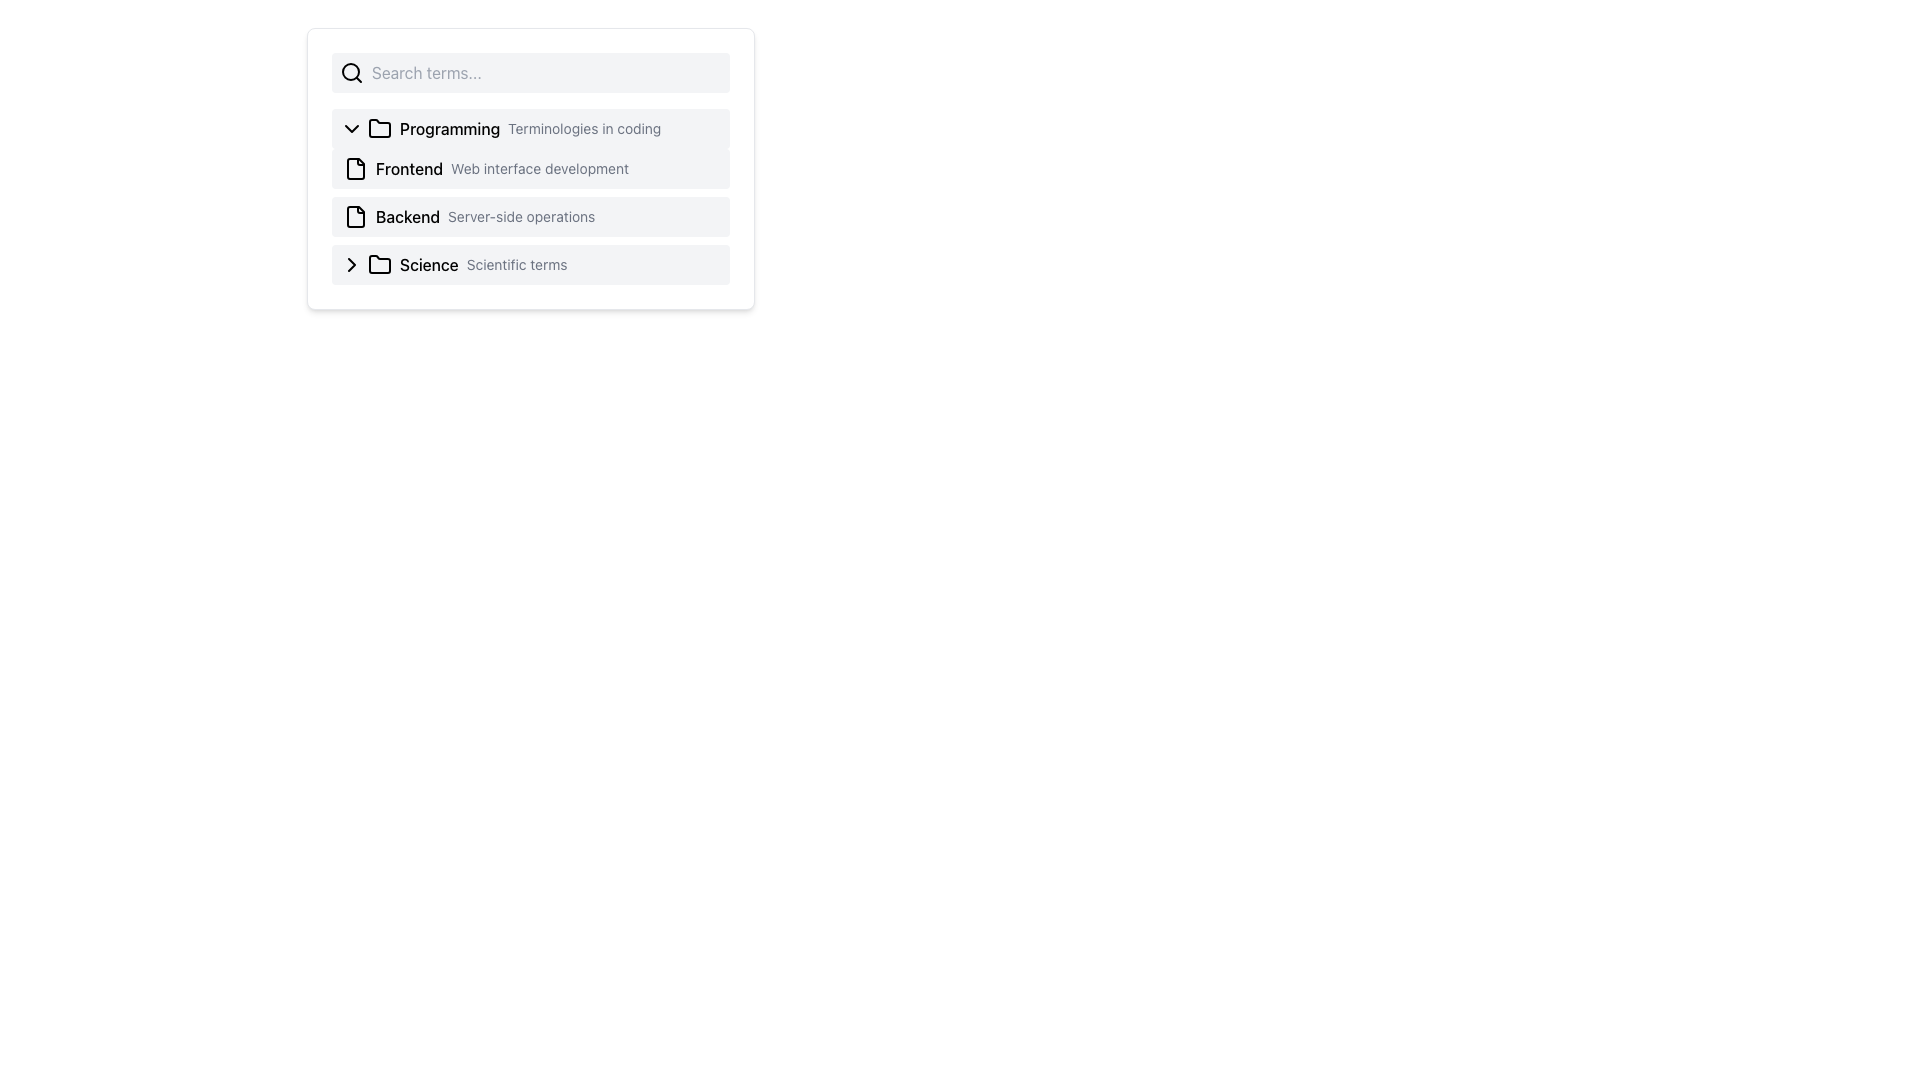 This screenshot has width=1920, height=1080. I want to click on the folder icon representing the 'Programming' section in the dropdown menu, so click(379, 128).